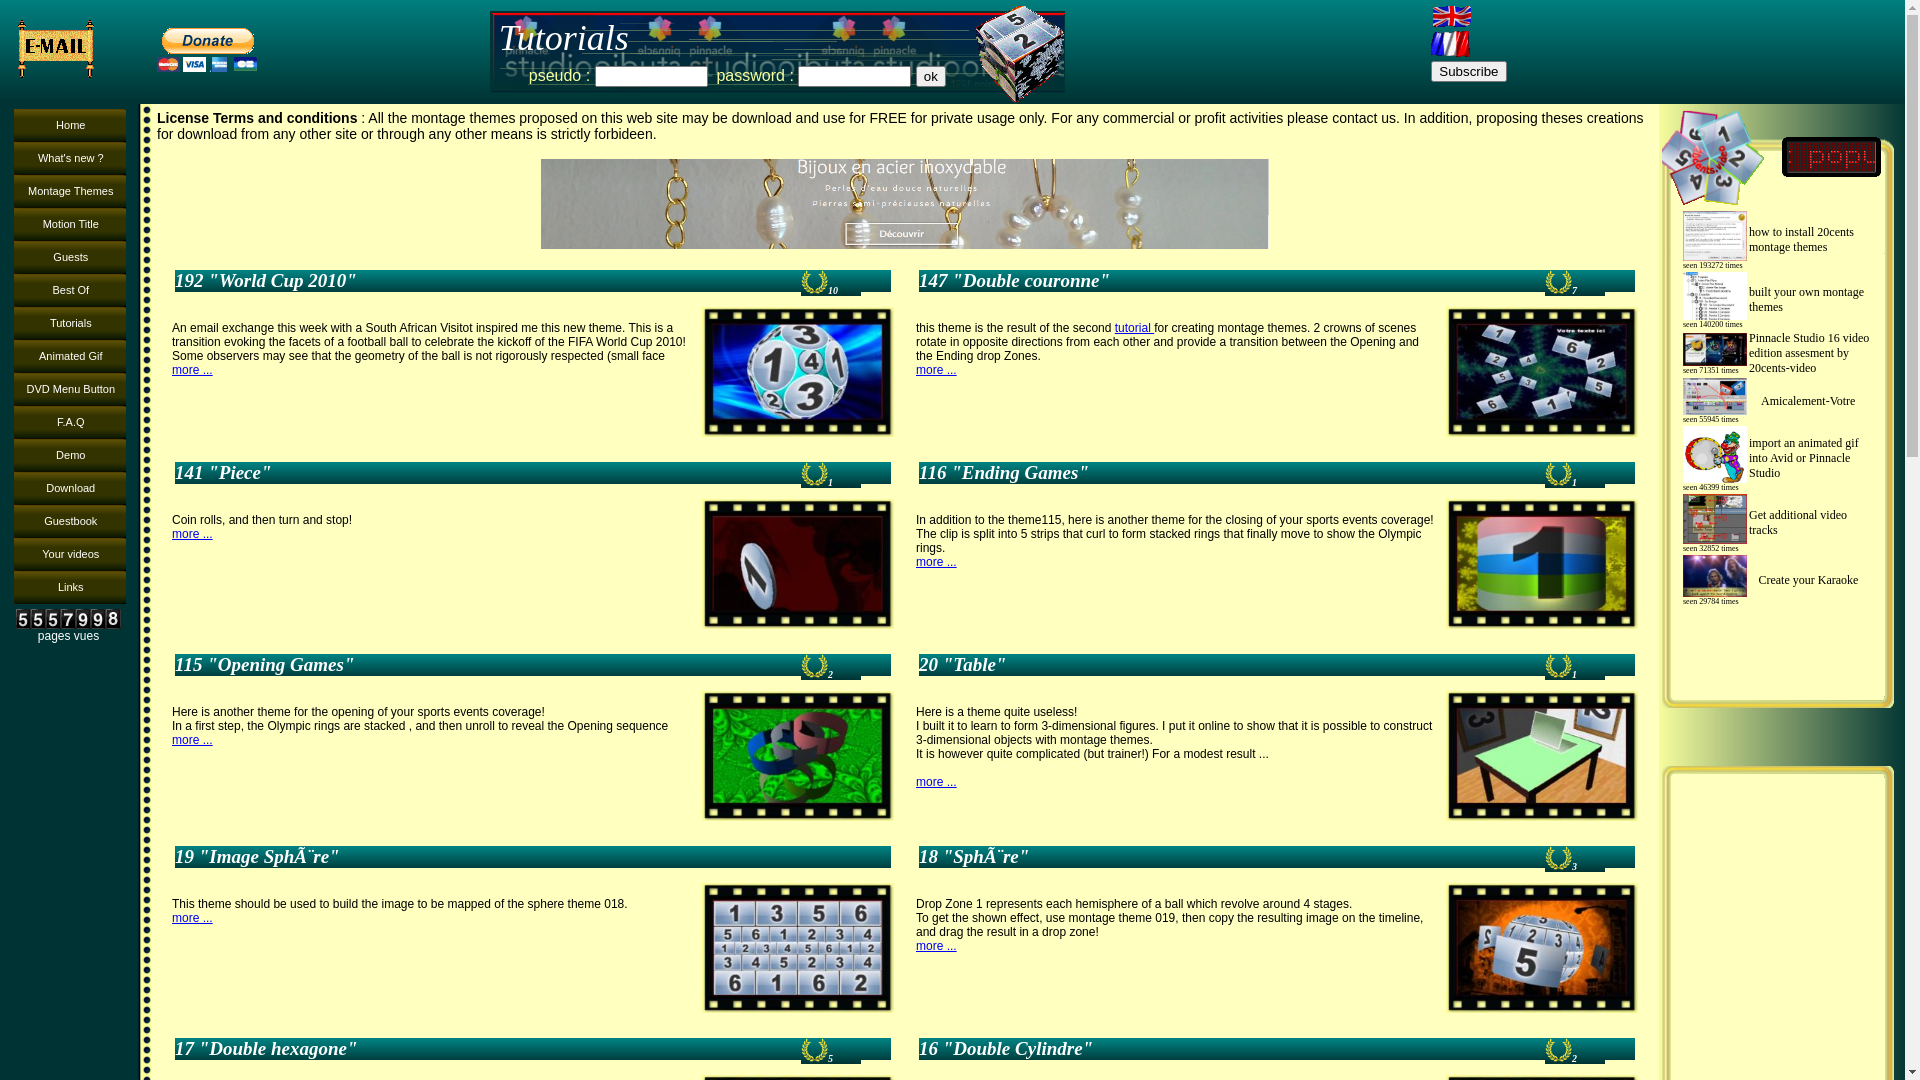  I want to click on 'seen 55945 times Amicalement-Votre', so click(1675, 401).